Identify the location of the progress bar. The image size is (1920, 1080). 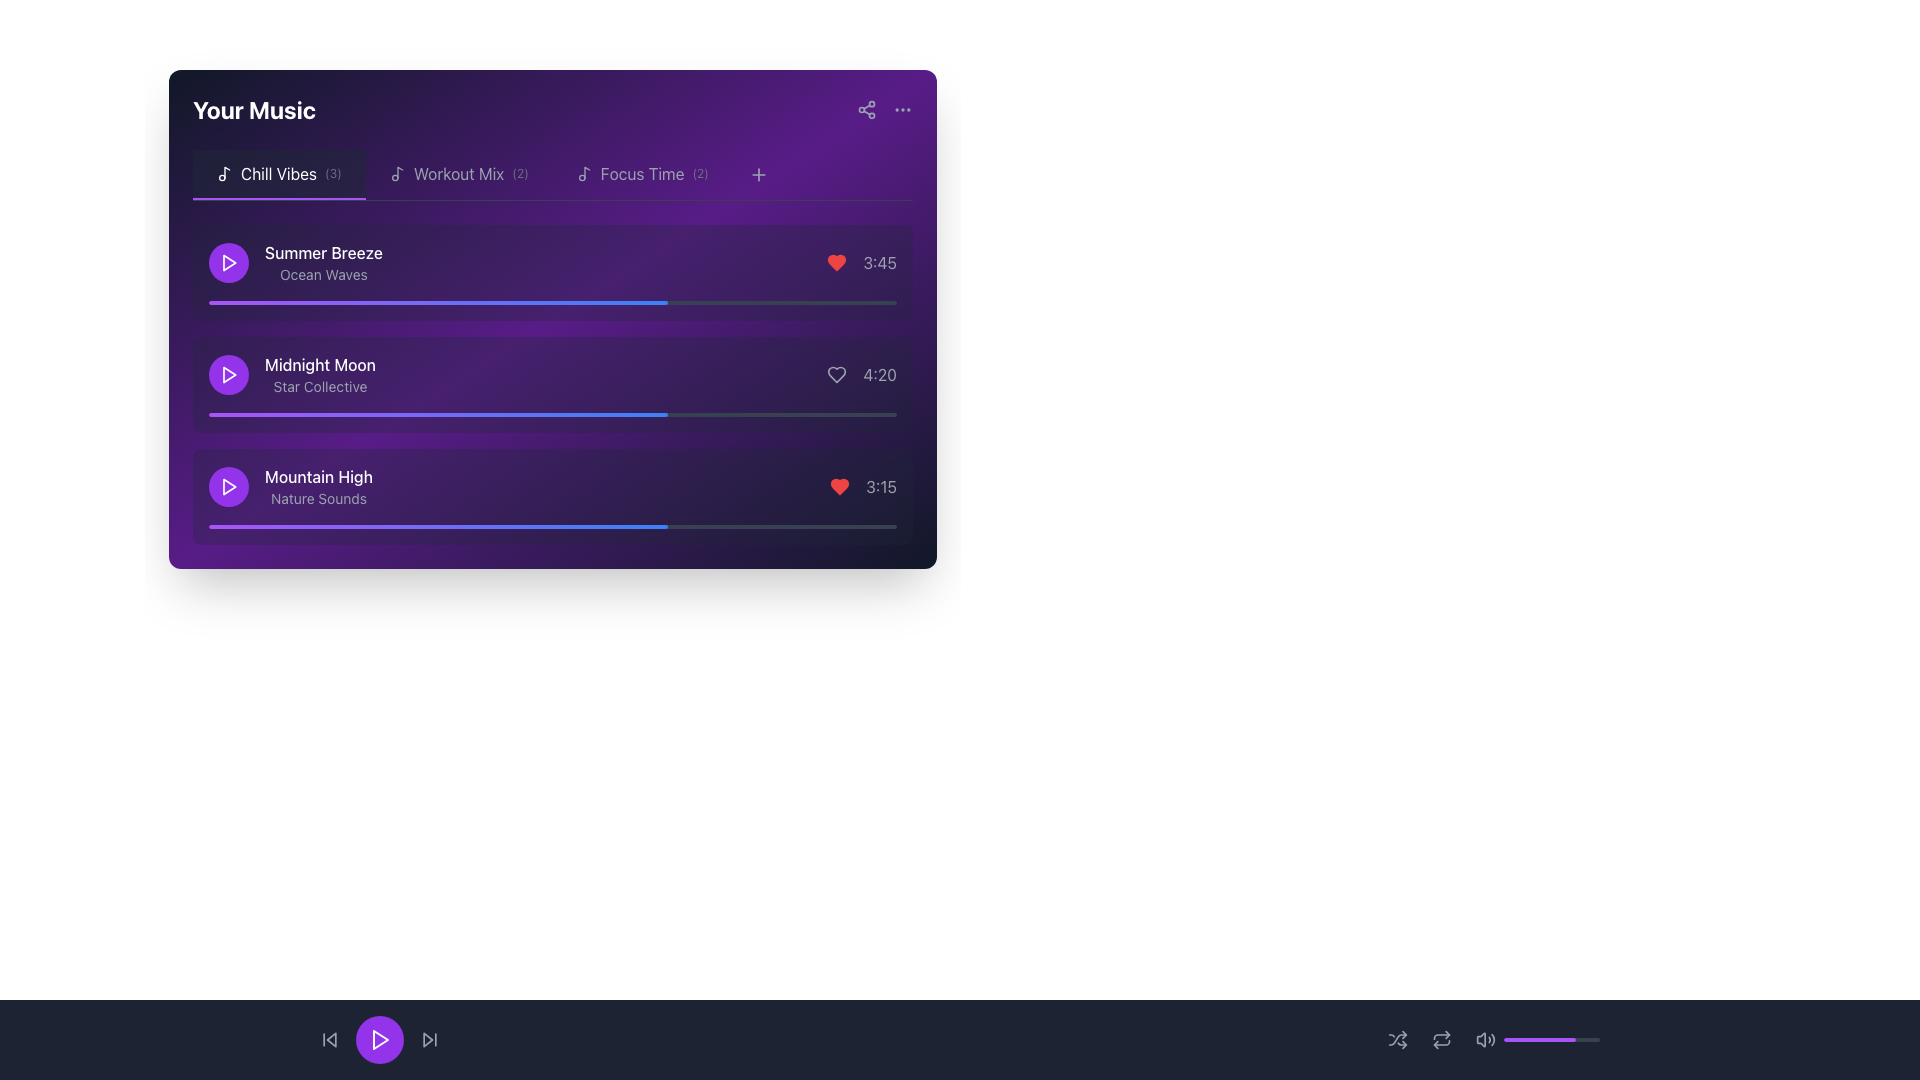
(374, 414).